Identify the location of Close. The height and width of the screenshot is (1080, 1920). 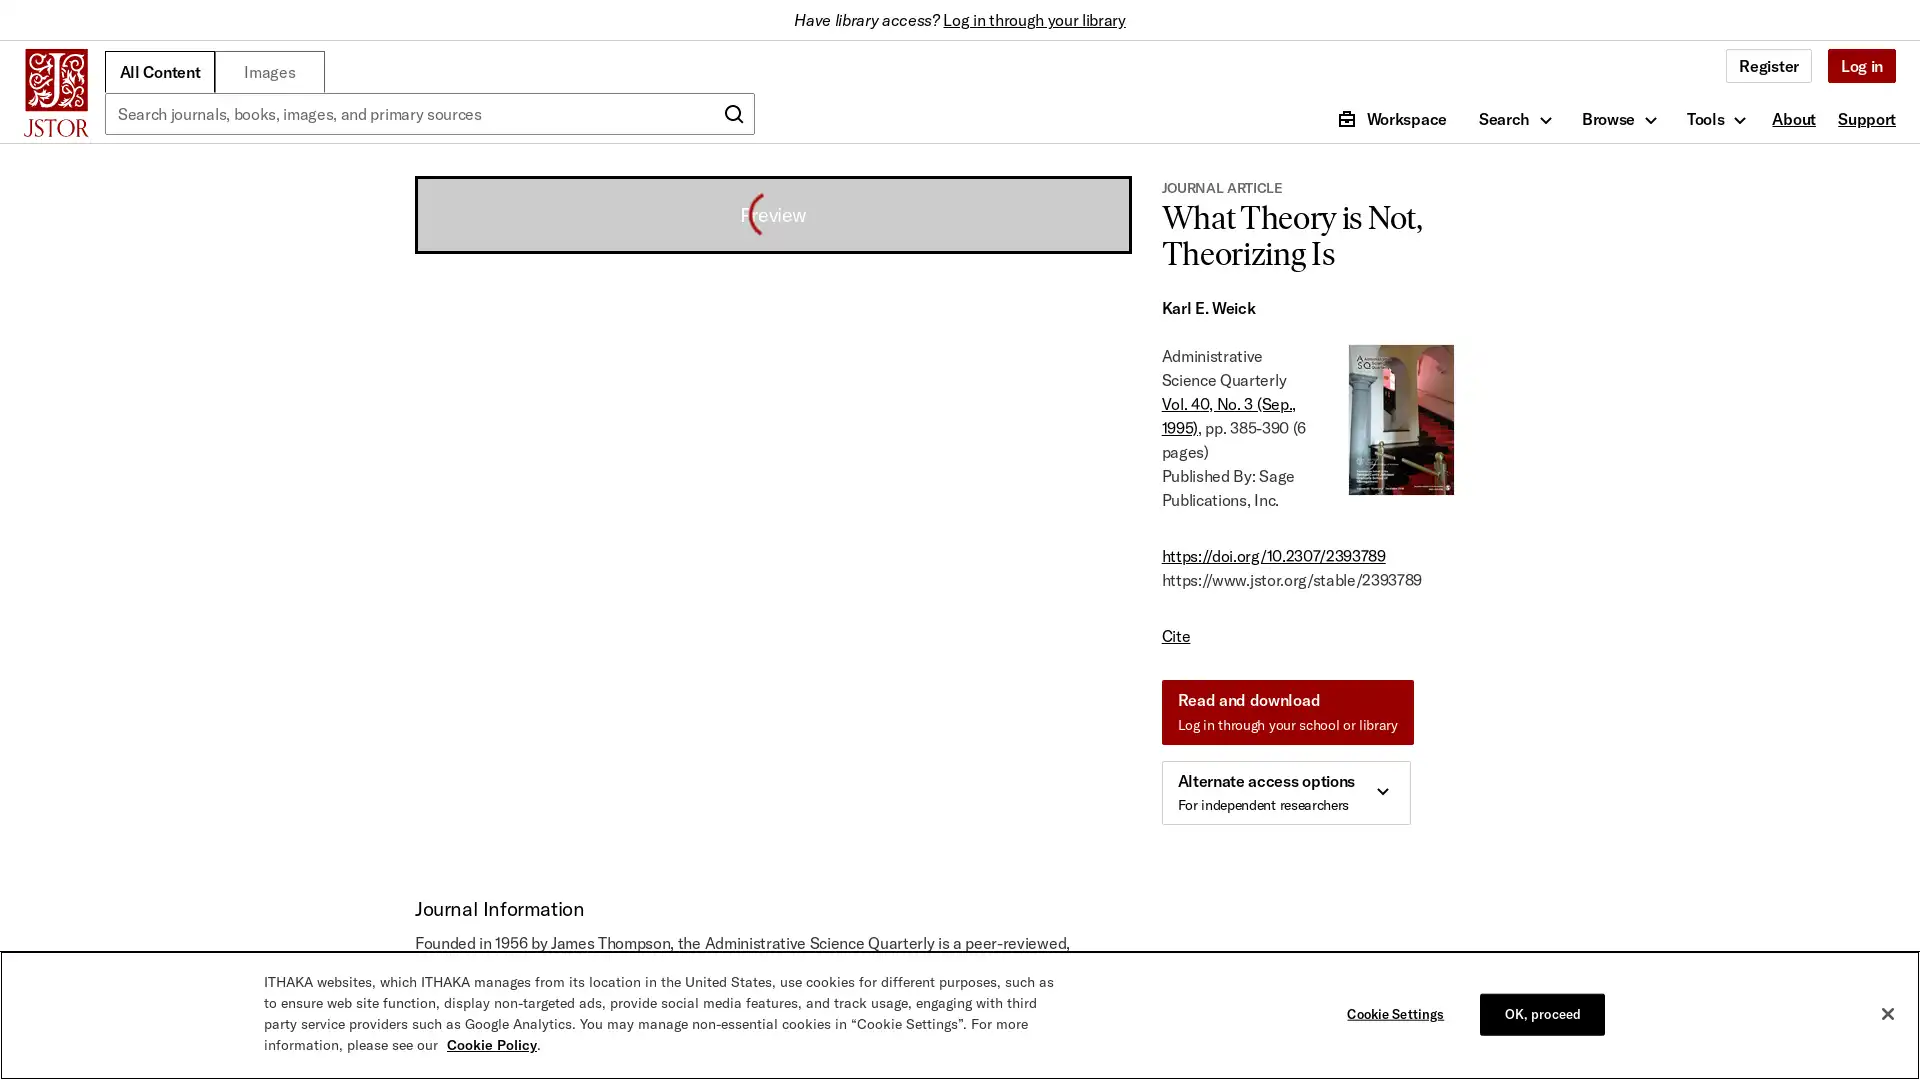
(1886, 1014).